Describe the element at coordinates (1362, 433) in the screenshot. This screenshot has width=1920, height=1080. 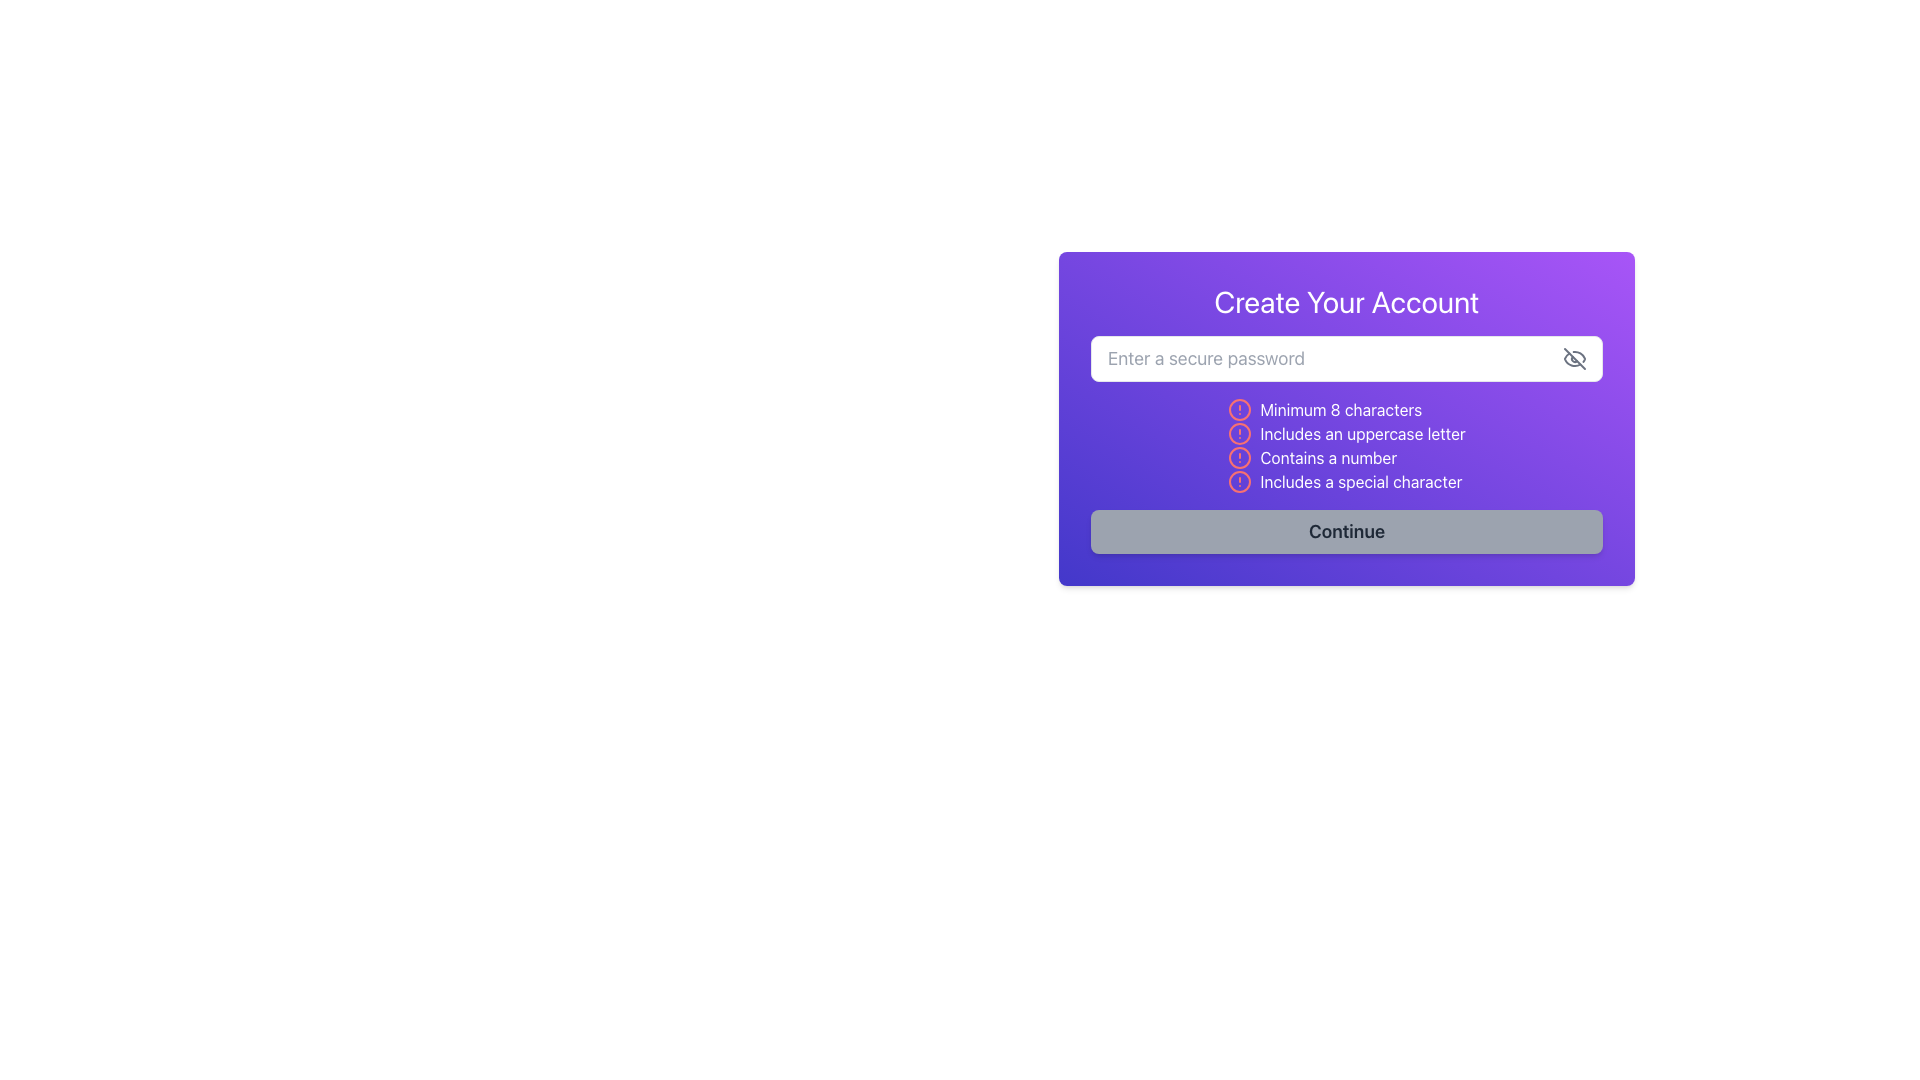
I see `the static text label stating 'Includes an uppercase letter,' which is styled in white font on a purple background and positioned as the second item in the list of password requirements` at that location.